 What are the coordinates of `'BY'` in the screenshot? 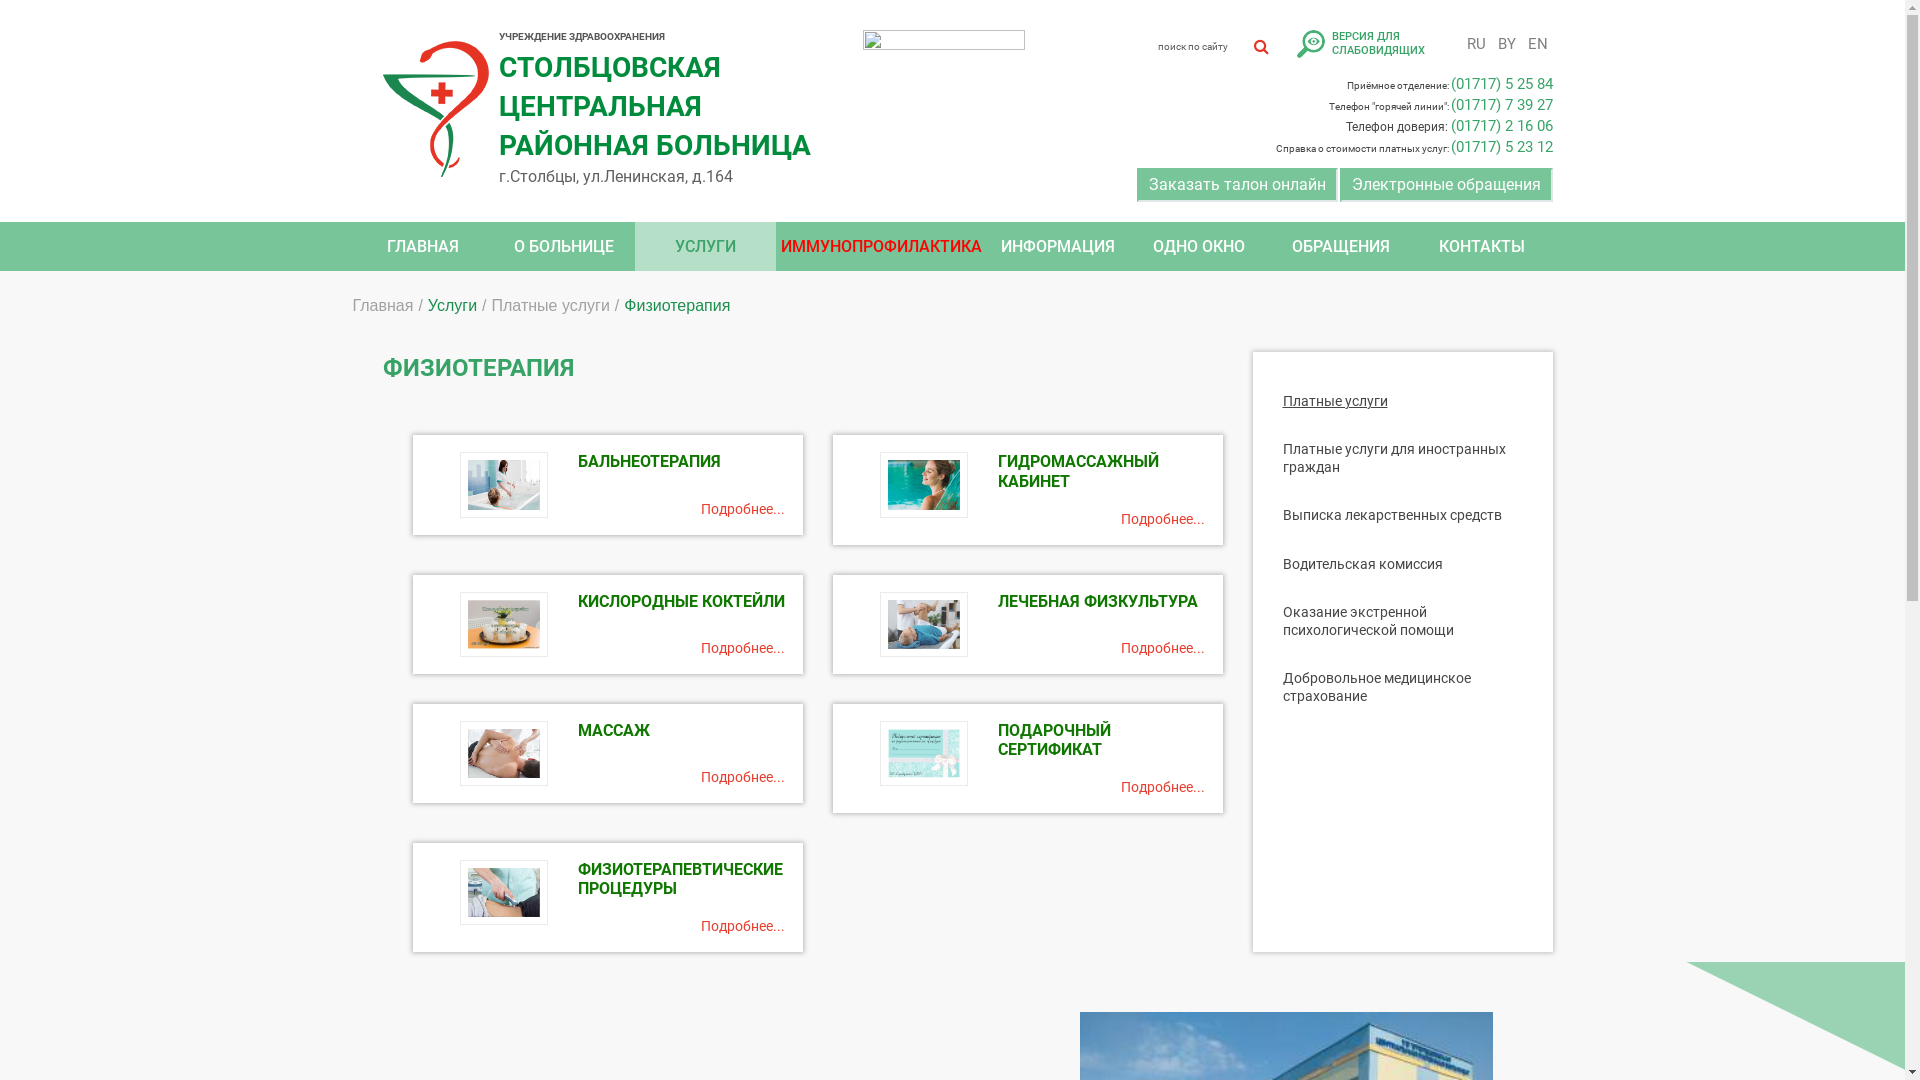 It's located at (1506, 43).